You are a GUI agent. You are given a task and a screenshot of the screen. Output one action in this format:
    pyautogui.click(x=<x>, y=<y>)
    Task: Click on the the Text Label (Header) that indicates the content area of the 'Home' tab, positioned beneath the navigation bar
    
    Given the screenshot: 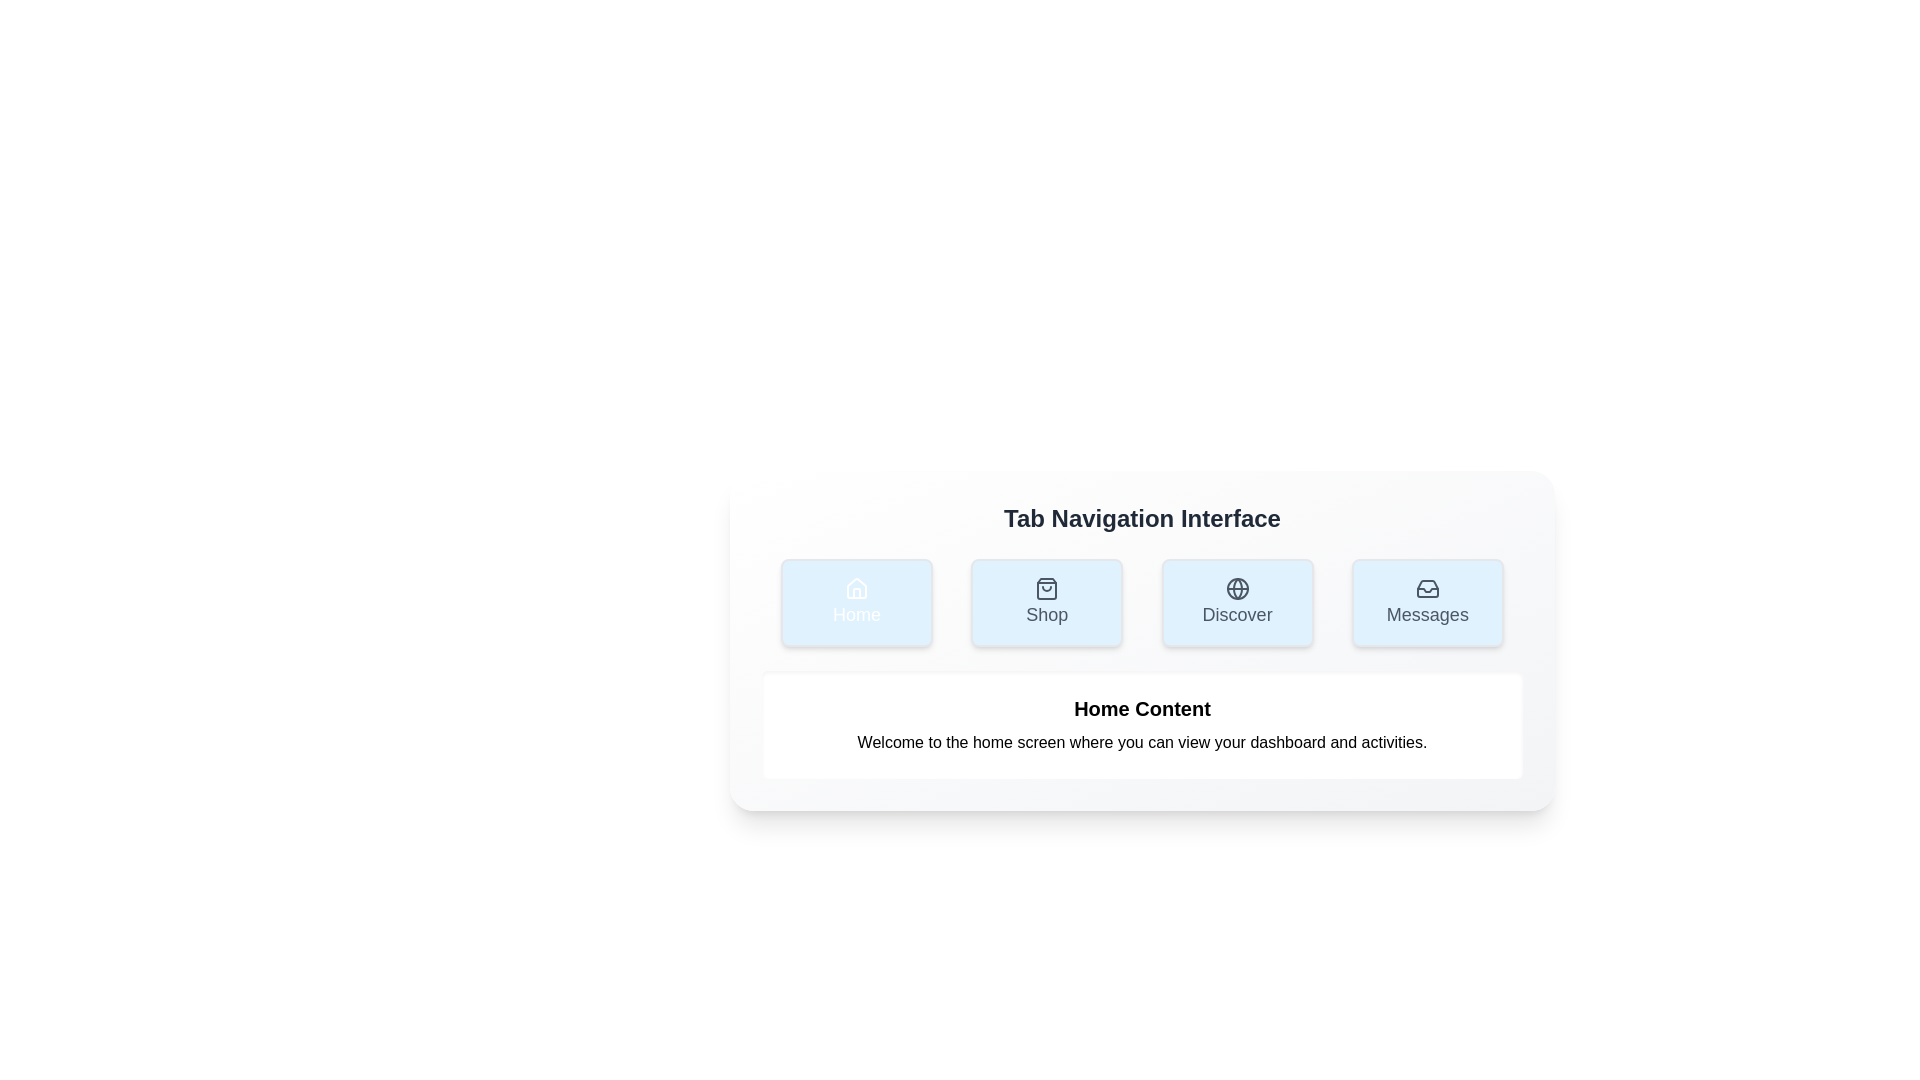 What is the action you would take?
    pyautogui.click(x=1142, y=708)
    